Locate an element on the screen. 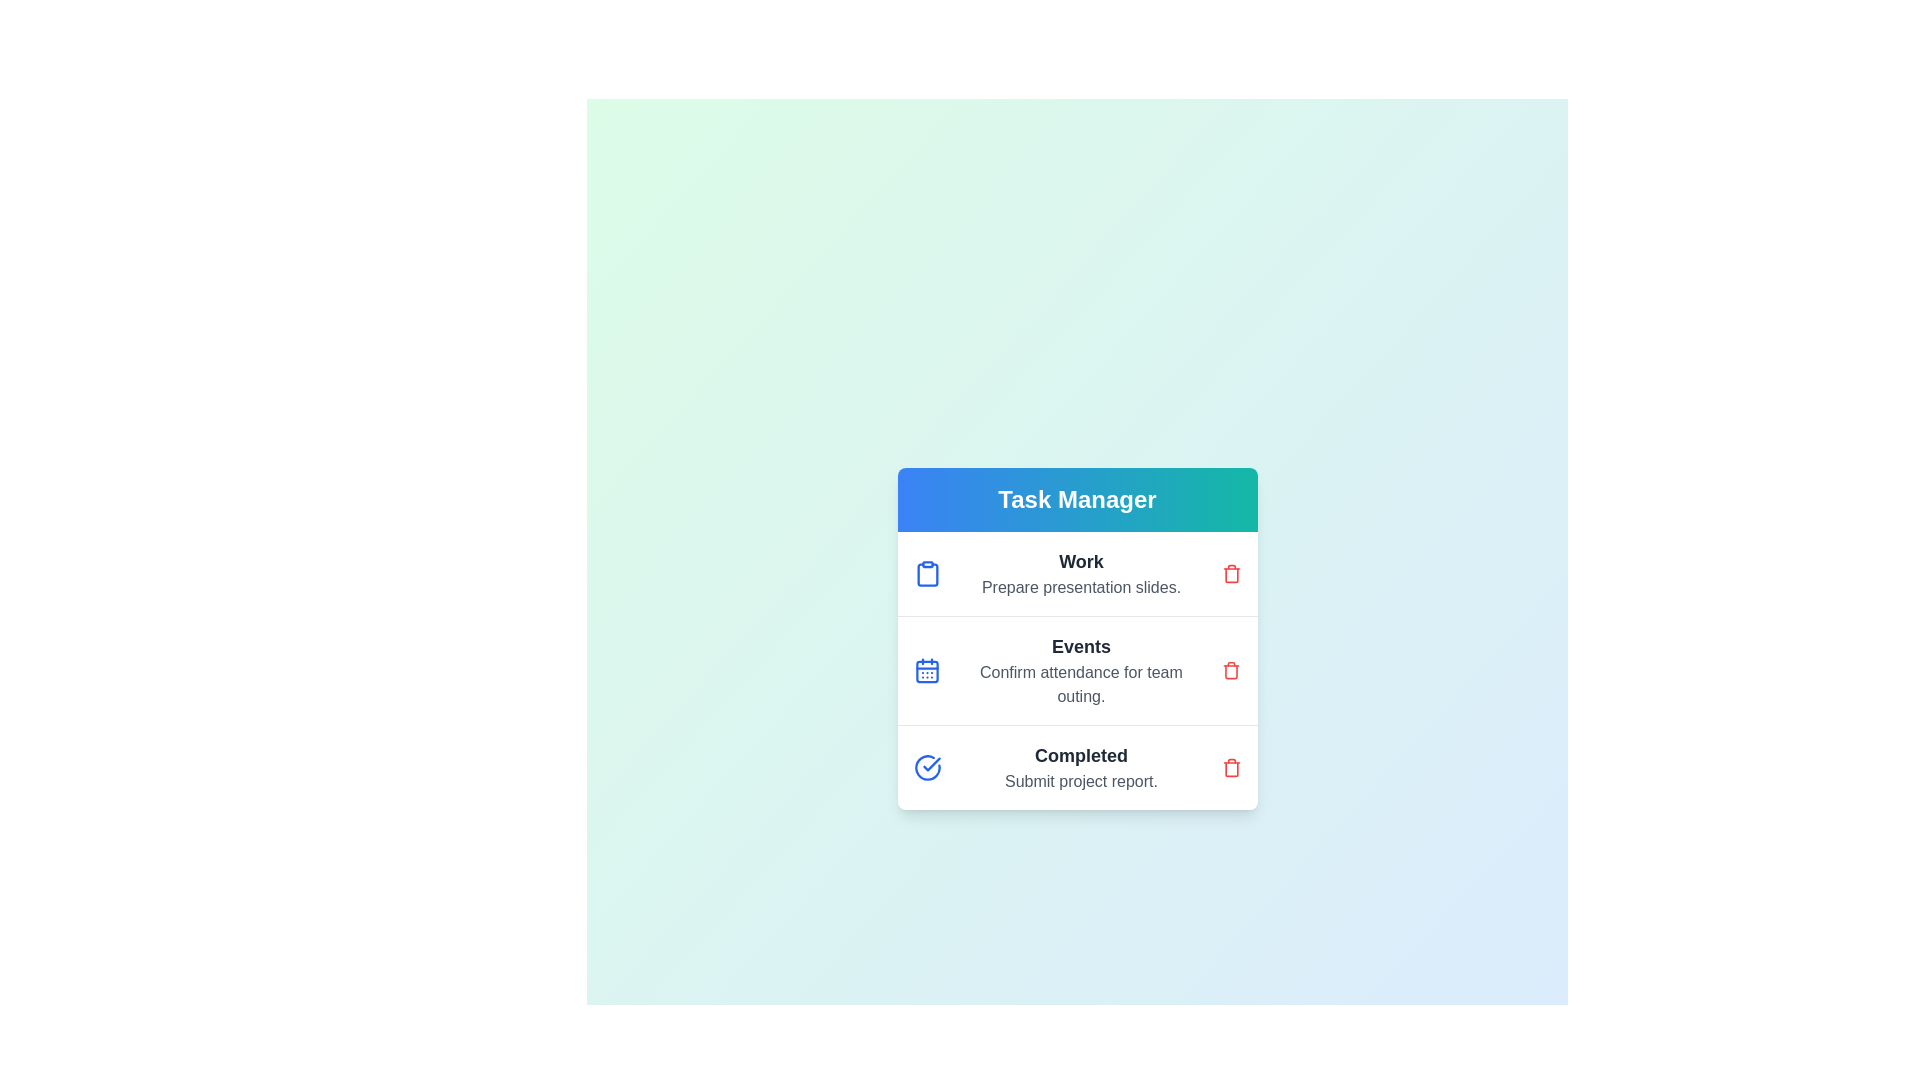 This screenshot has width=1920, height=1080. the task icon calendar to interact with it is located at coordinates (926, 671).